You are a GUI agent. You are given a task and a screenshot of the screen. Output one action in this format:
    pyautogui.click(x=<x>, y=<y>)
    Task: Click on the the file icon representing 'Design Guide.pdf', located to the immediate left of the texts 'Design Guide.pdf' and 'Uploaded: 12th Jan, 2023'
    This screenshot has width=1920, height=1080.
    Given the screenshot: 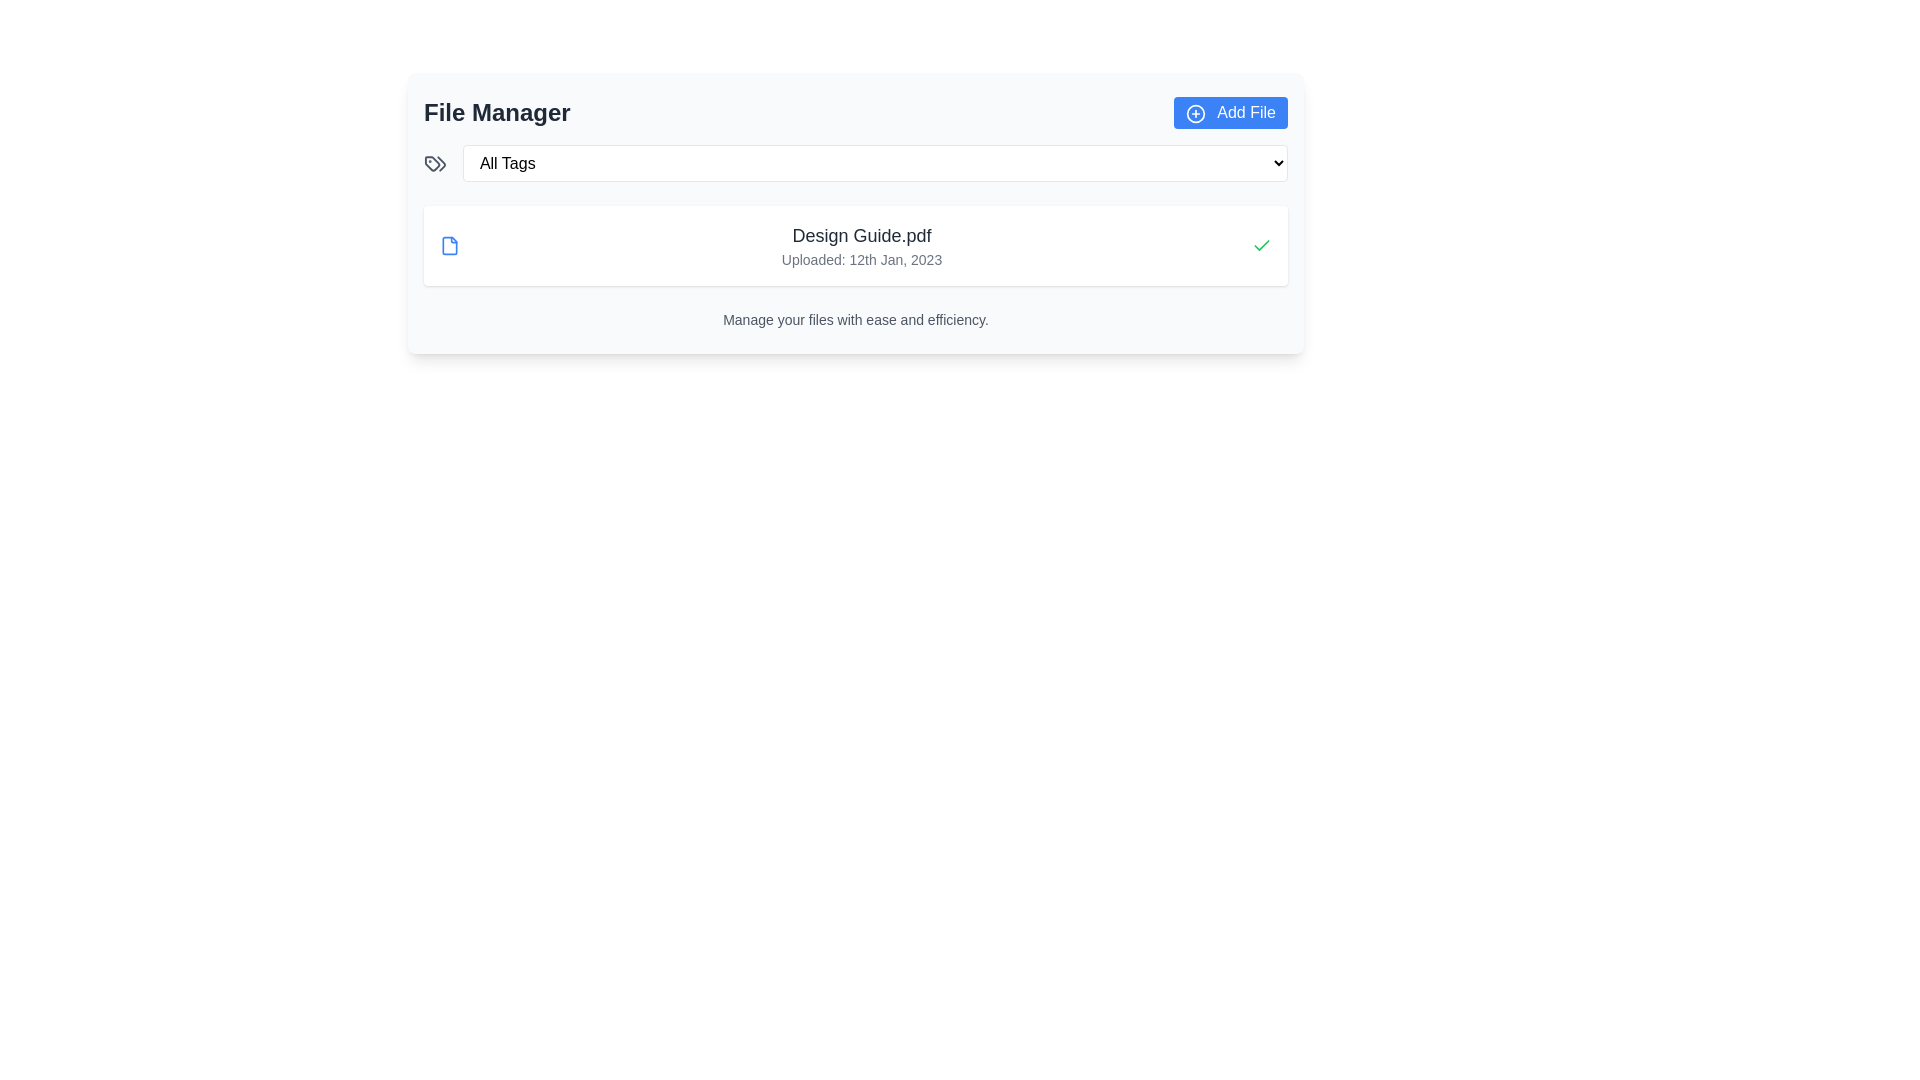 What is the action you would take?
    pyautogui.click(x=449, y=245)
    